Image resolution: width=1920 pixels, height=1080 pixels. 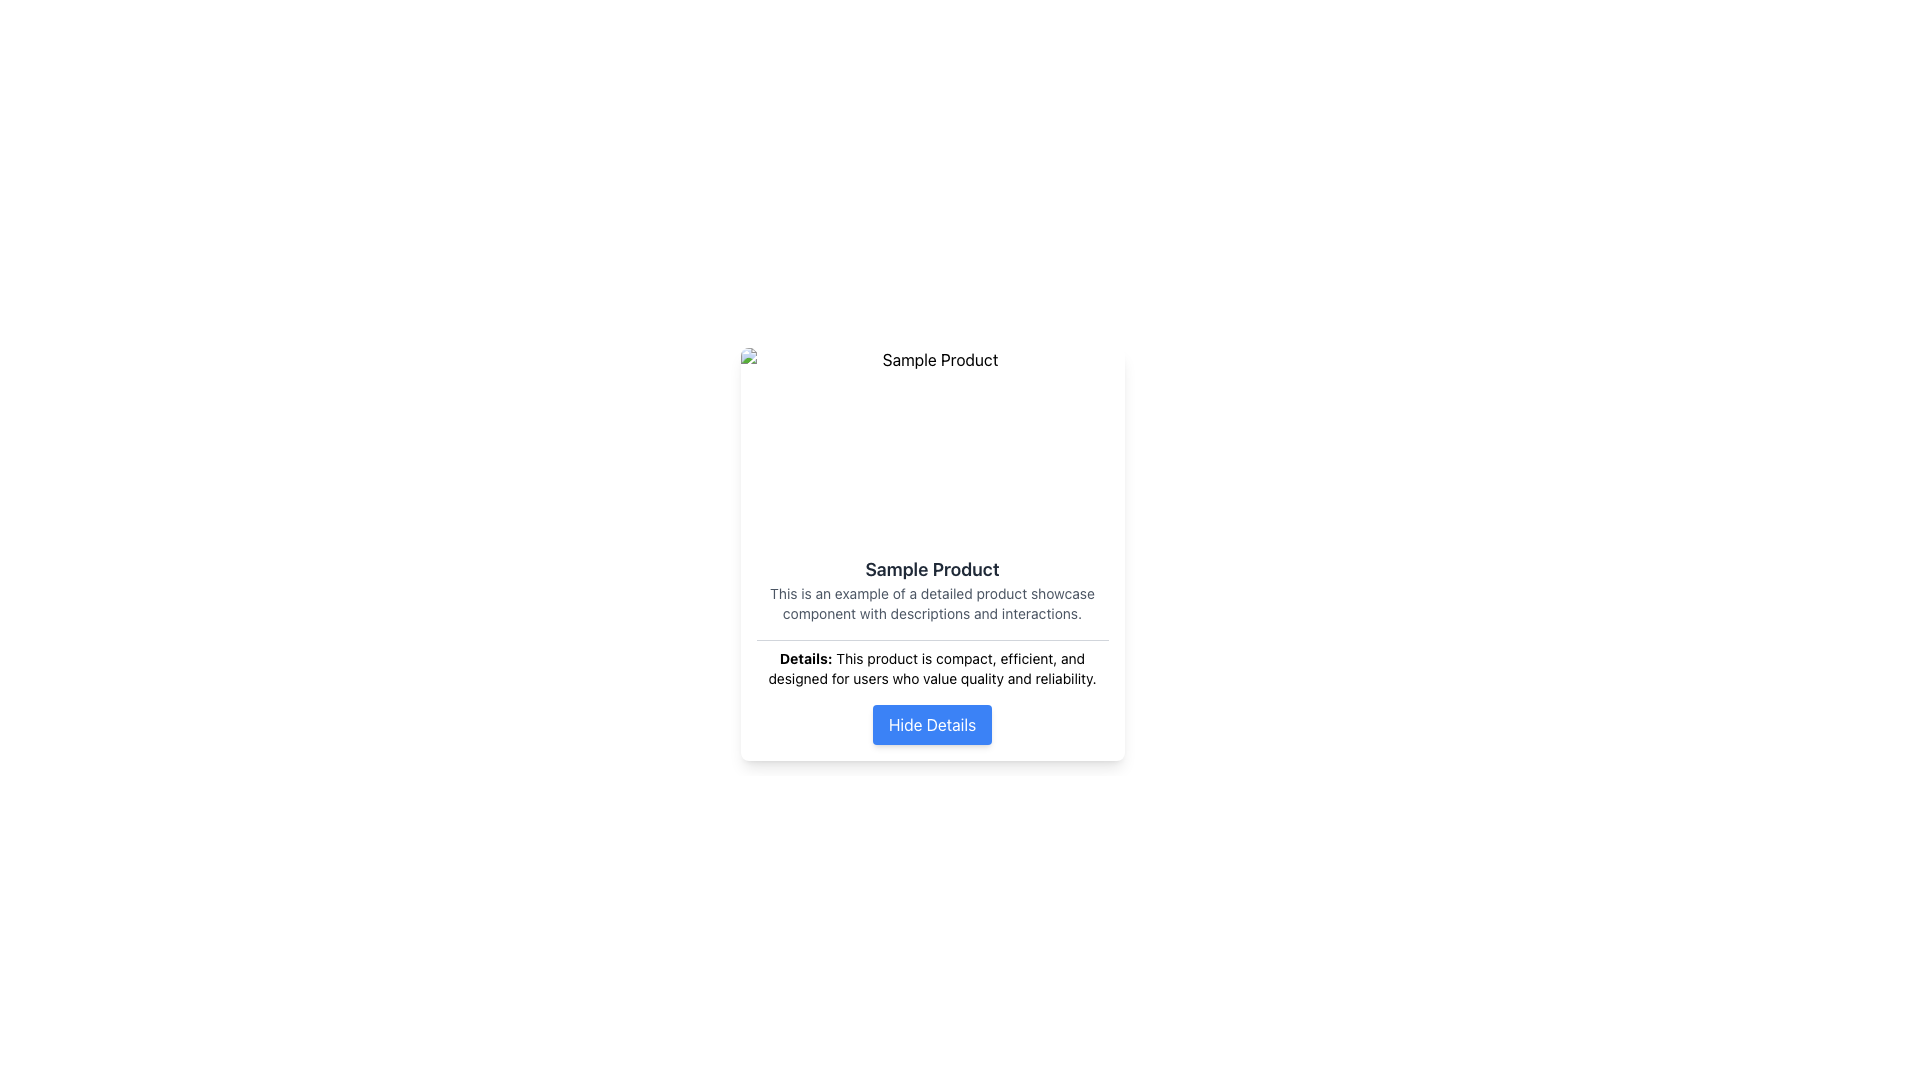 What do you see at coordinates (931, 603) in the screenshot?
I see `the Text Label that provides detailed information about the 'Sample Product', positioned below its title and above the descriptive text starting with 'Details:'` at bounding box center [931, 603].